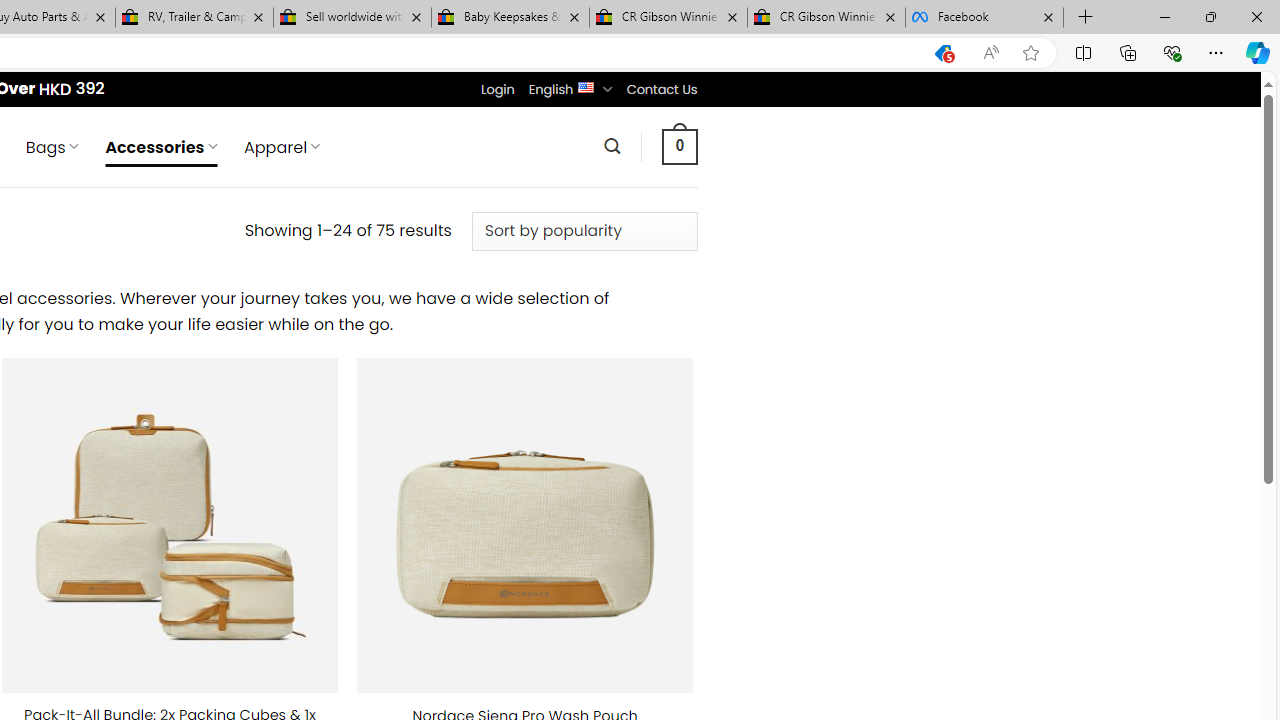 This screenshot has height=720, width=1280. Describe the element at coordinates (679, 145) in the screenshot. I see `' 0 '` at that location.